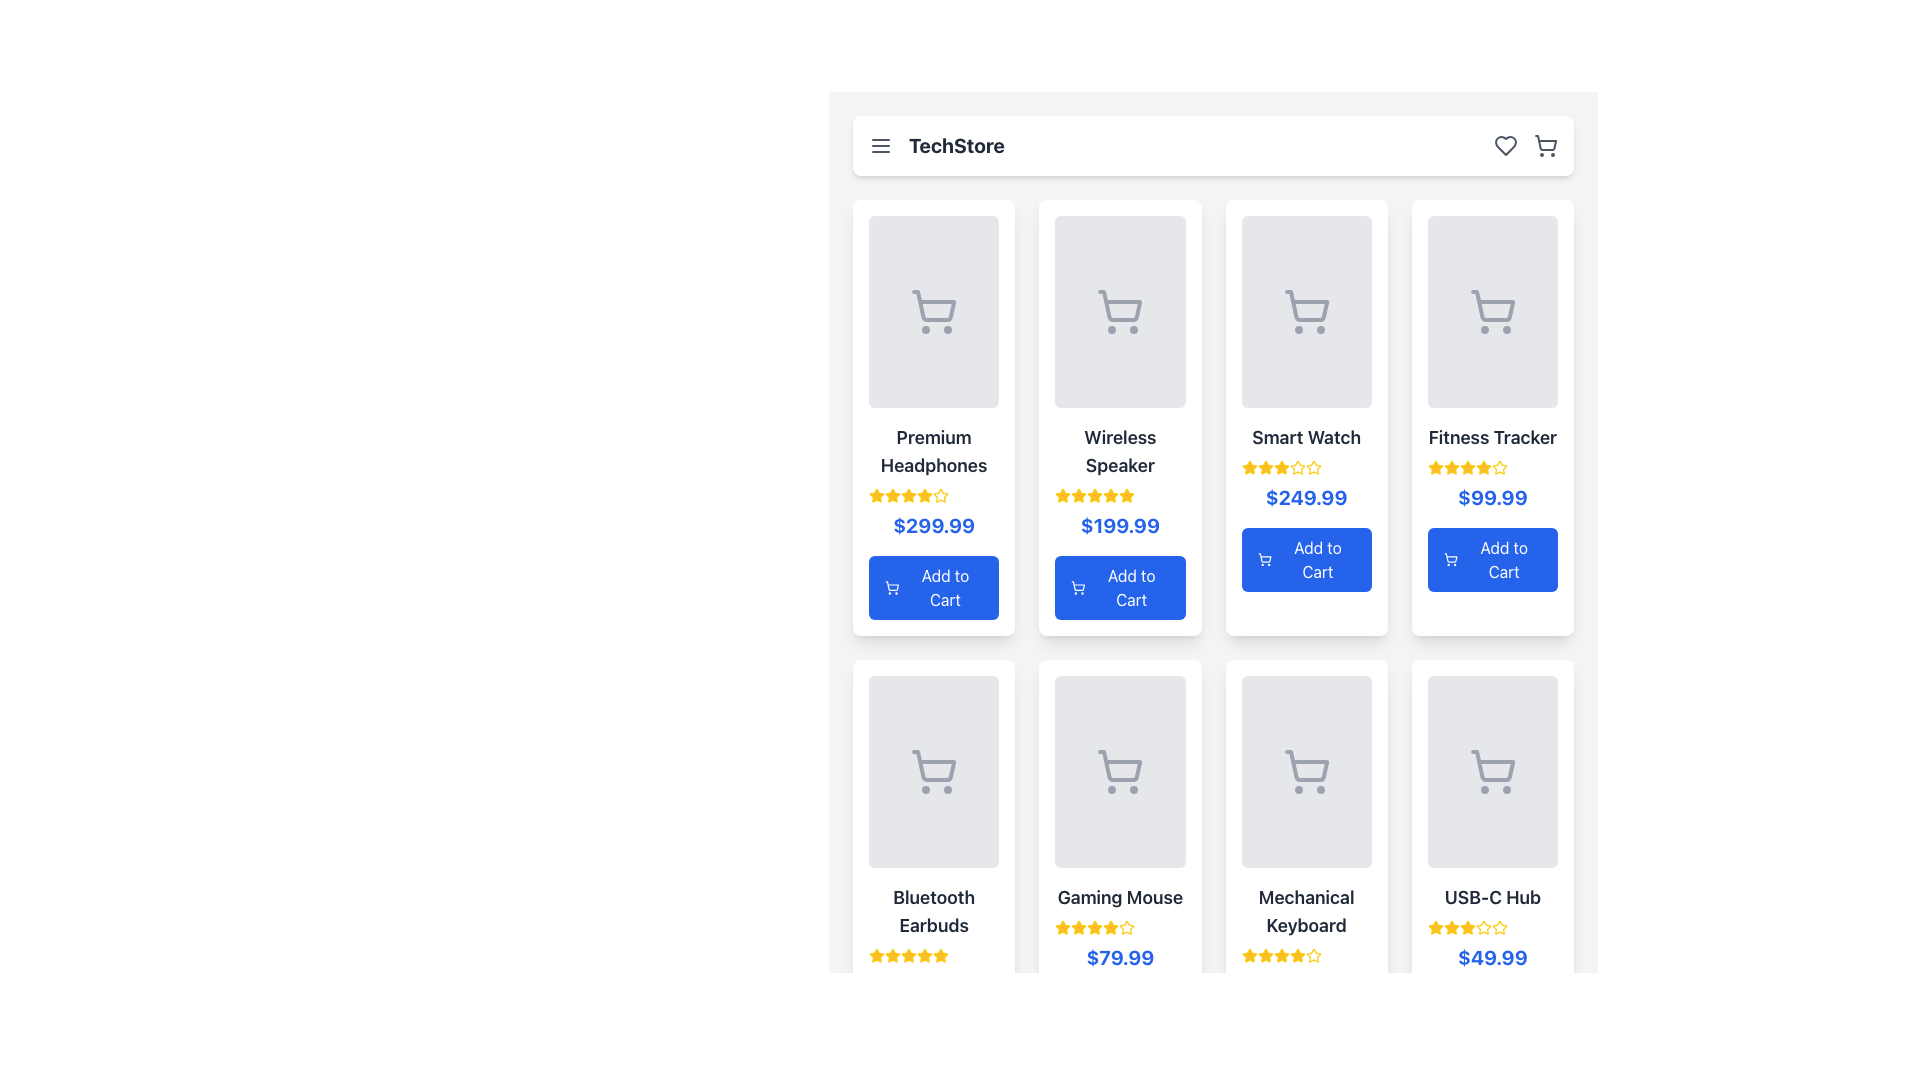 This screenshot has width=1920, height=1080. Describe the element at coordinates (1306, 770) in the screenshot. I see `the shopping cart icon, which is a minimalistic gray outline with circular wheels` at that location.